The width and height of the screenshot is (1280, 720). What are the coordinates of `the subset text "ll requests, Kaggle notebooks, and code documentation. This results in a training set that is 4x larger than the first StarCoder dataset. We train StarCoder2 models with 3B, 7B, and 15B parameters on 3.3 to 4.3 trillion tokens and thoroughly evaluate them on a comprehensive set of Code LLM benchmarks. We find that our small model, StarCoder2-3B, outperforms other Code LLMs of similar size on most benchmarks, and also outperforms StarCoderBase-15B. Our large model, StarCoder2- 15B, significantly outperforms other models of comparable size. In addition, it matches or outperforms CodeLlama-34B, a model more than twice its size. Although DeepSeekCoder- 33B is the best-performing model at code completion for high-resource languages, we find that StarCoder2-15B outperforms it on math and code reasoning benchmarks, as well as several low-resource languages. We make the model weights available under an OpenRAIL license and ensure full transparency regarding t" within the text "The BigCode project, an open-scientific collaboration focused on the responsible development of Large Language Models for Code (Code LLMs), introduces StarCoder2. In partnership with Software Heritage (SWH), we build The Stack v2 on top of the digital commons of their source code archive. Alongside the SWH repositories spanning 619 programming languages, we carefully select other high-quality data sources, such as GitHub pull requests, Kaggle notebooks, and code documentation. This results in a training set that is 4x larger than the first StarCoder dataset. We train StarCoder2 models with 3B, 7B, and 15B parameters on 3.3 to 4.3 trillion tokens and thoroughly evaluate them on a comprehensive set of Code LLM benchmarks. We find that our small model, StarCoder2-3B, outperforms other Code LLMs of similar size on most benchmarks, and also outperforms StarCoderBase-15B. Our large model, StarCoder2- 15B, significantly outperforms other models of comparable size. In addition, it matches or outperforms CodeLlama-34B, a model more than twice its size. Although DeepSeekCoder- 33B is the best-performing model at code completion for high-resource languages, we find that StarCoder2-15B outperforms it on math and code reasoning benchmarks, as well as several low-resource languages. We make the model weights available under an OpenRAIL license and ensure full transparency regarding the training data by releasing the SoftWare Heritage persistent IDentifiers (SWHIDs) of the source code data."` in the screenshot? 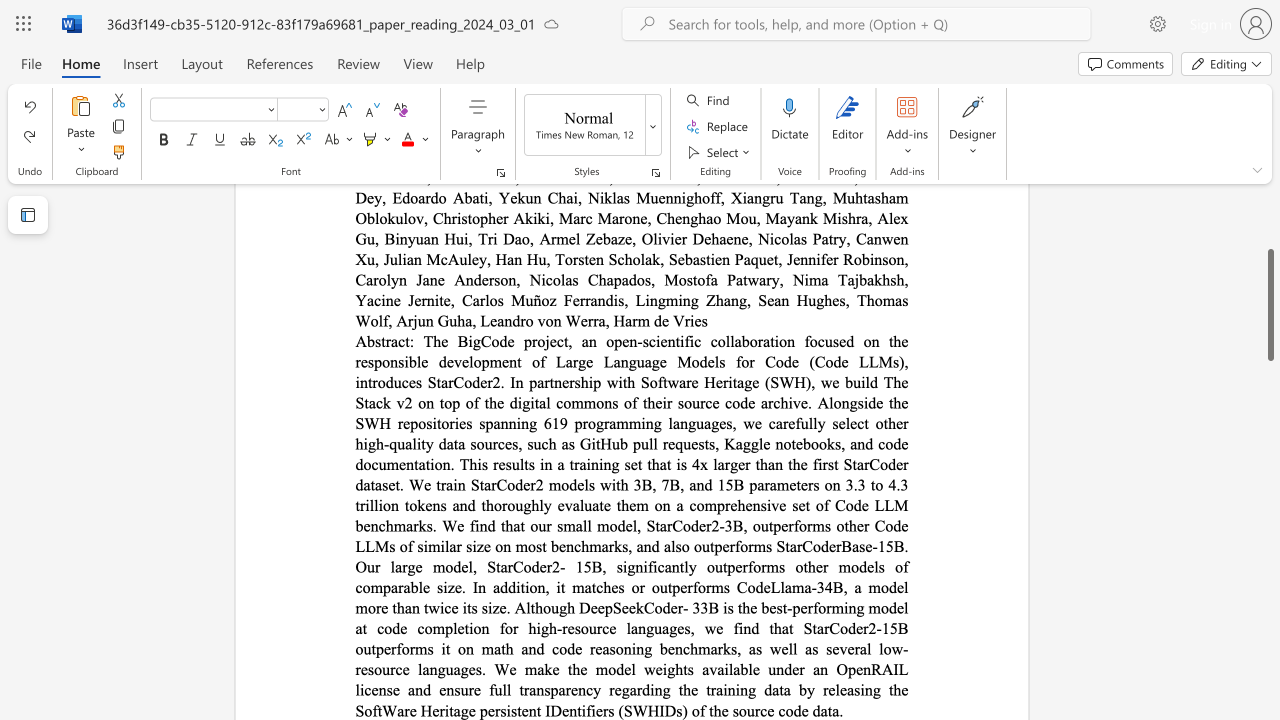 It's located at (648, 443).